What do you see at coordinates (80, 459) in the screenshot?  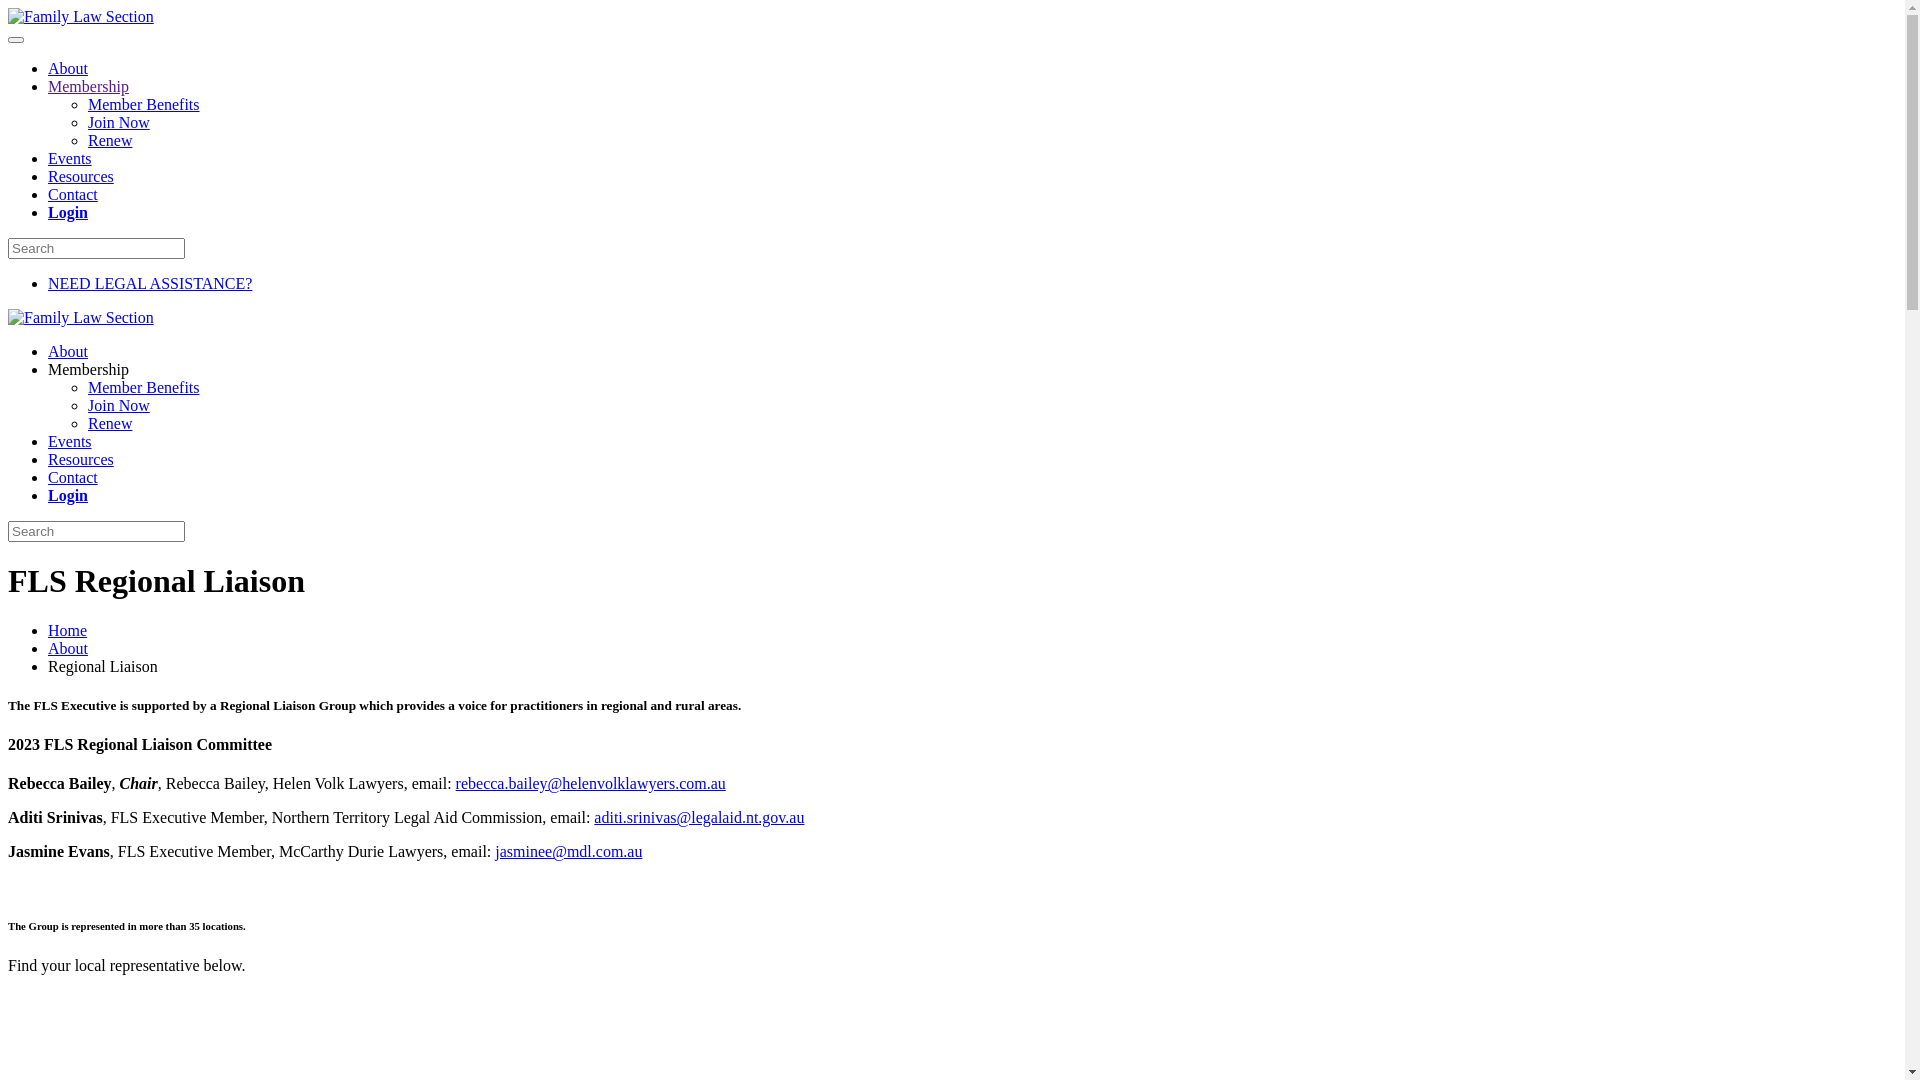 I see `'Resources'` at bounding box center [80, 459].